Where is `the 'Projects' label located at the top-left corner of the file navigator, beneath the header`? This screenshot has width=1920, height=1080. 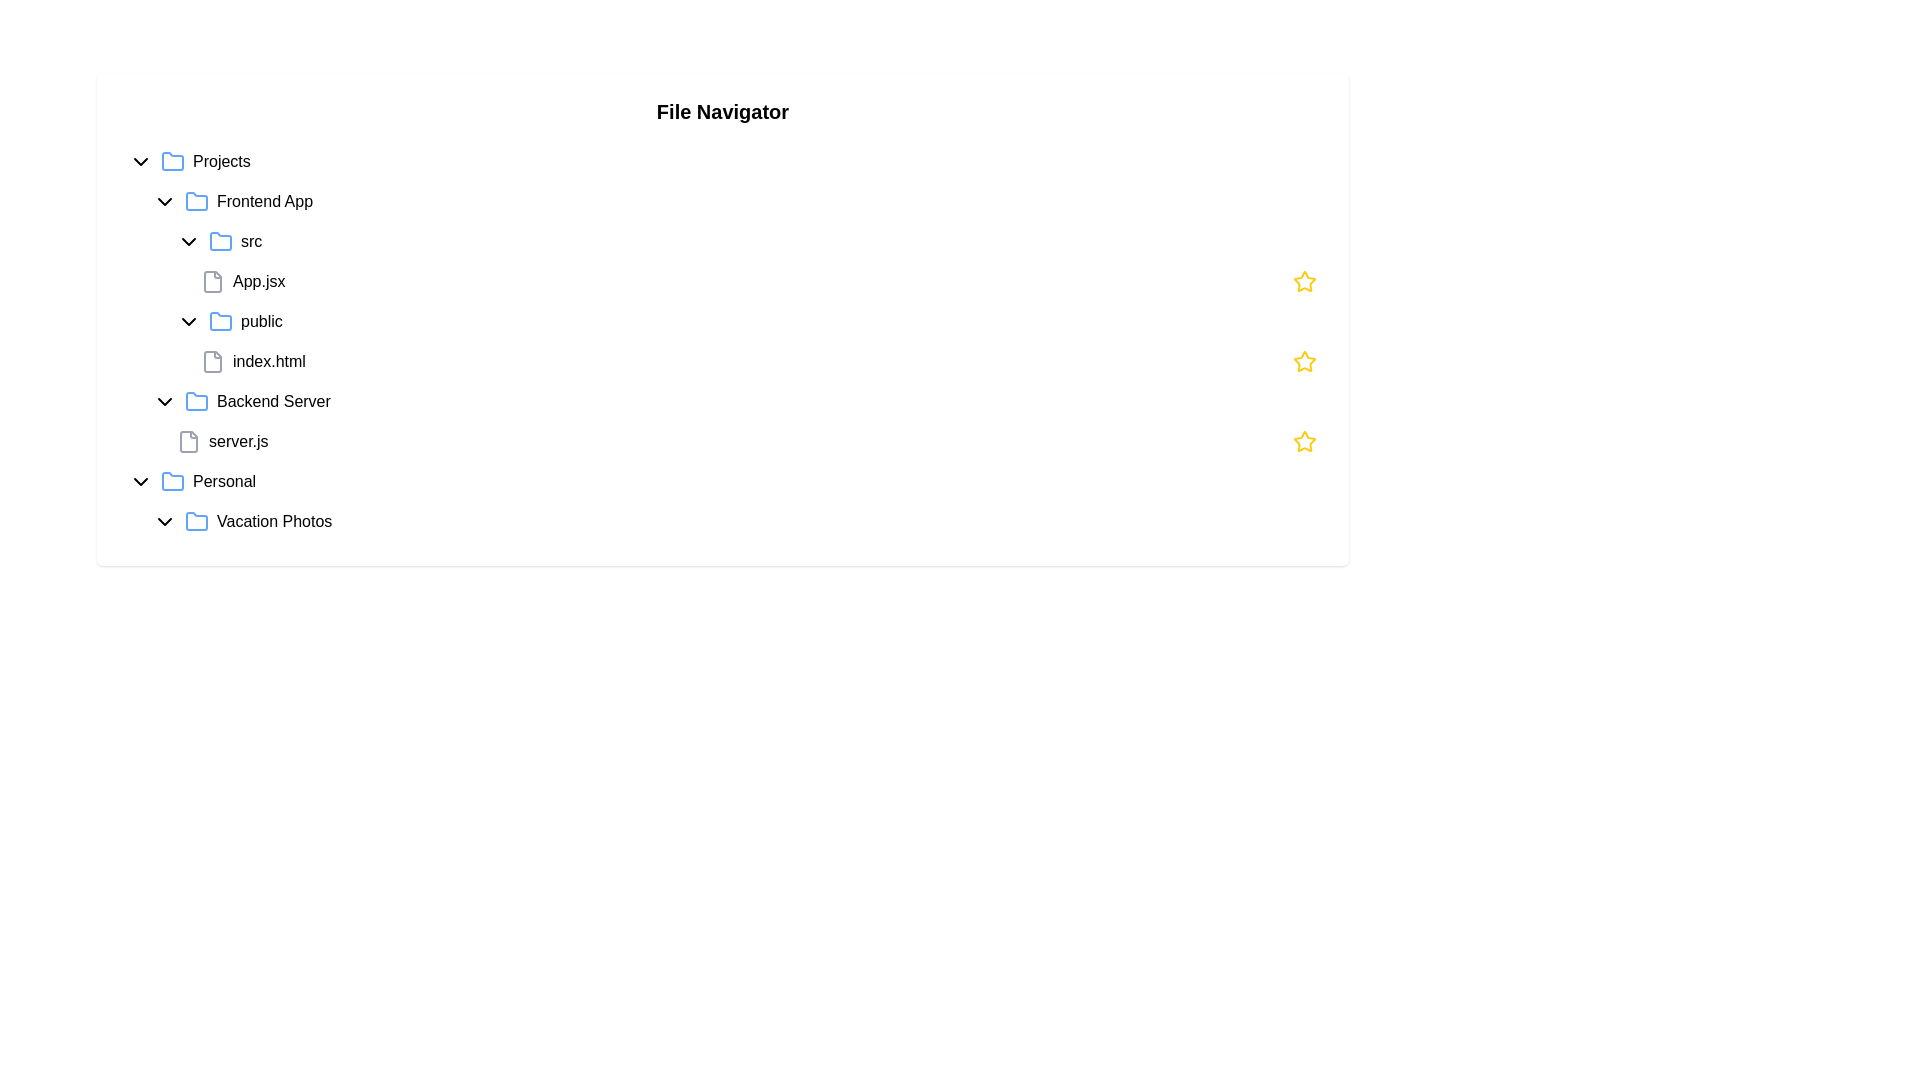 the 'Projects' label located at the top-left corner of the file navigator, beneath the header is located at coordinates (221, 161).